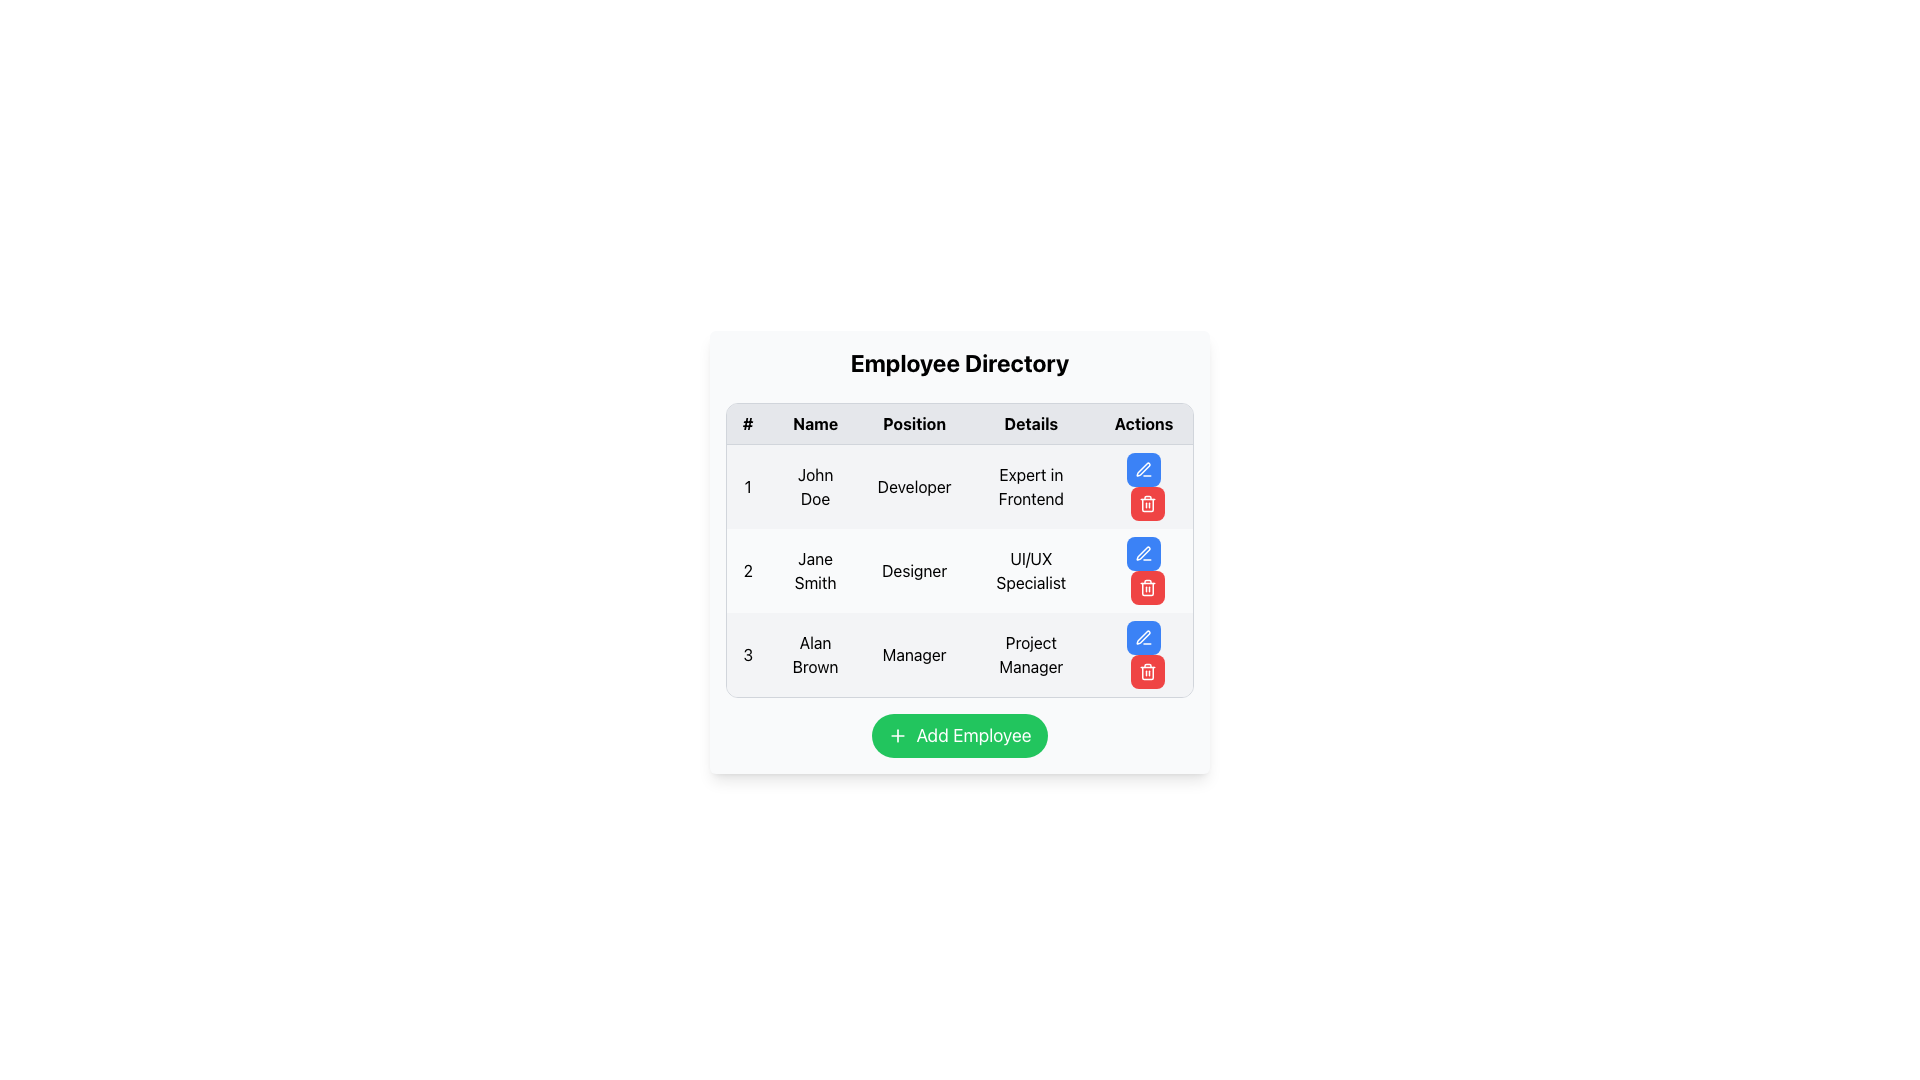 This screenshot has height=1080, width=1920. Describe the element at coordinates (1144, 655) in the screenshot. I see `the red square-shaped delete button with a trash bin icon located in the 'Actions' column for 'Alan Brown'` at that location.